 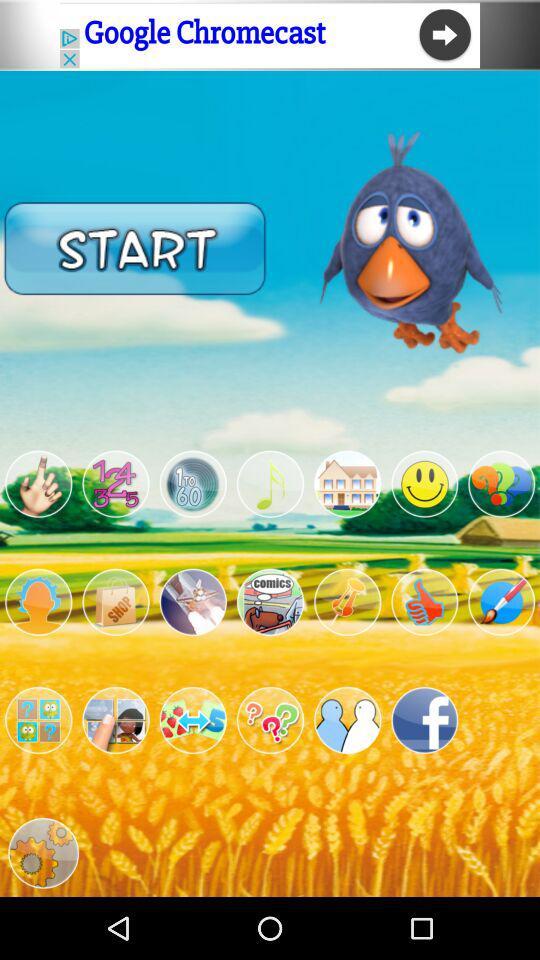 I want to click on game mode, so click(x=500, y=601).